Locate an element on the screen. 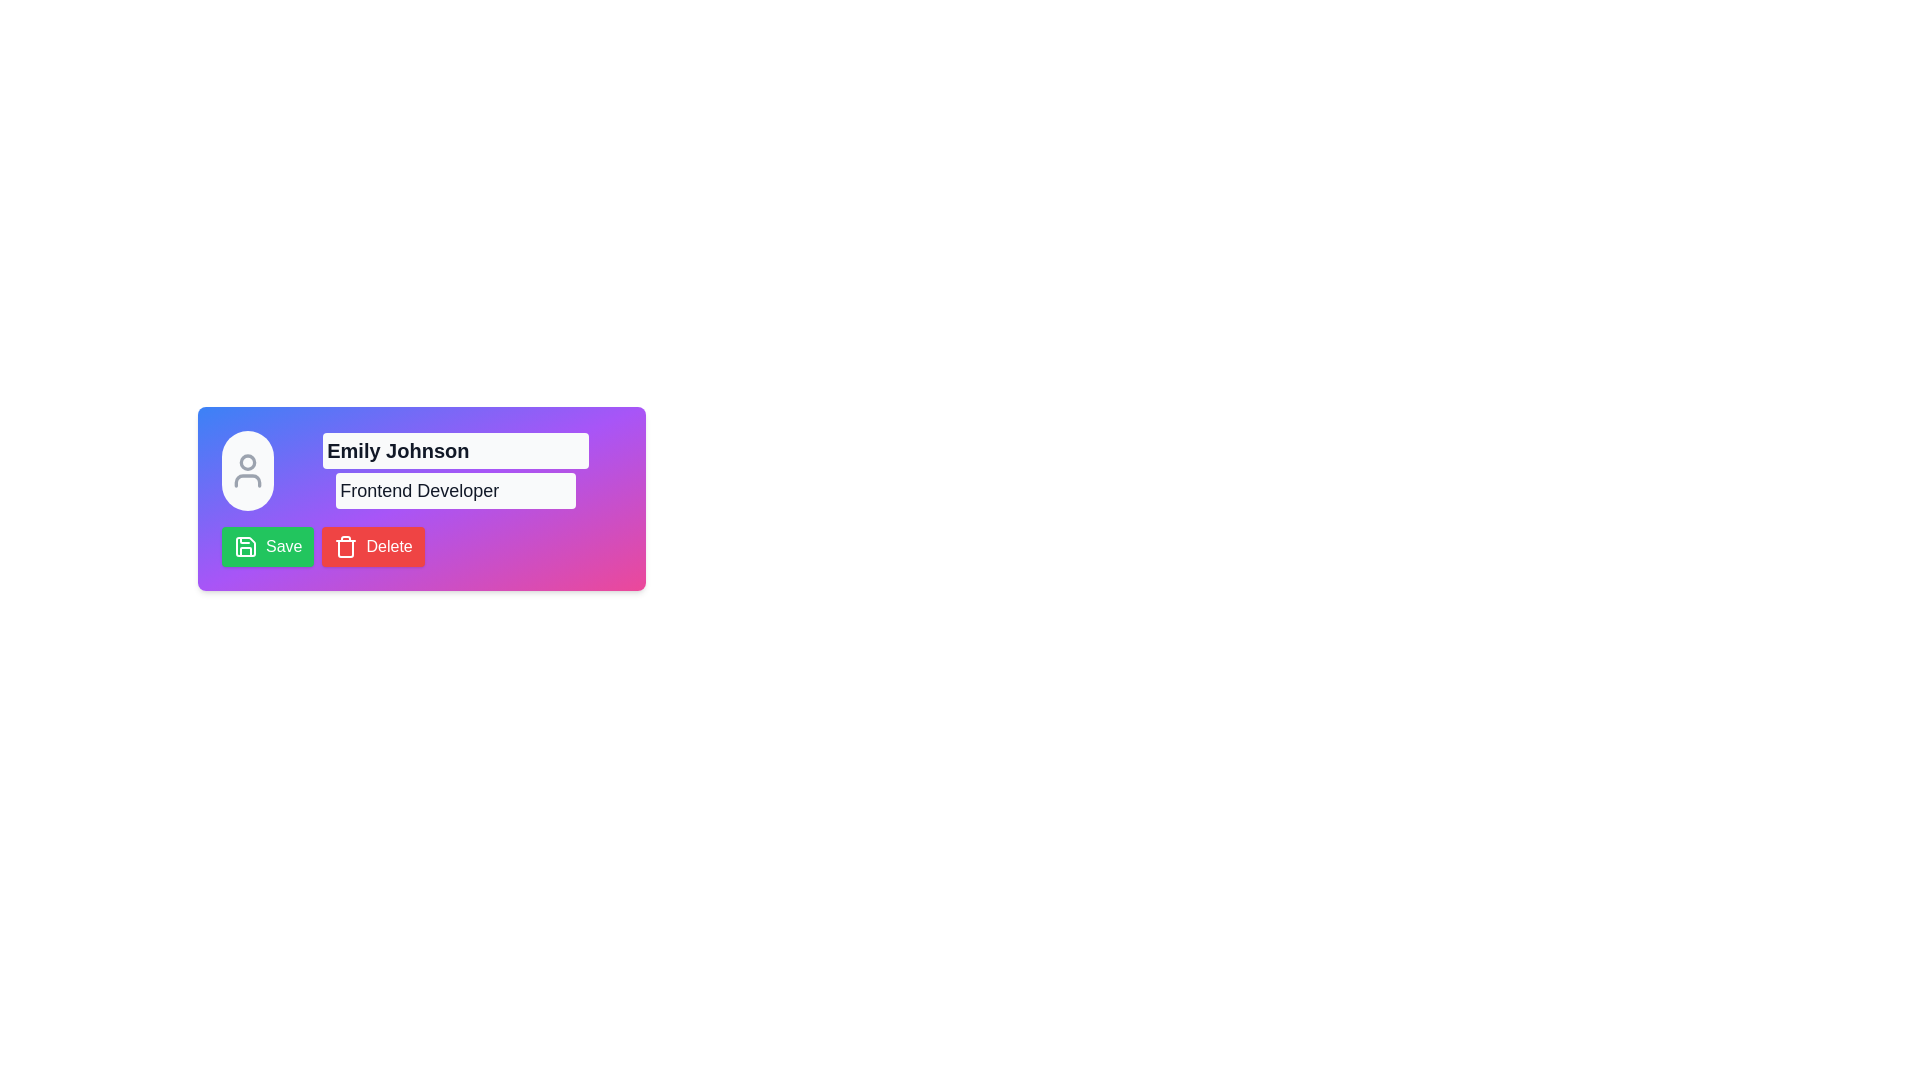 The width and height of the screenshot is (1920, 1080). the Circle with a user placeholder icon, which is located at the top-left corner of the card and serves as a visual representation of the user's profile is located at coordinates (247, 470).